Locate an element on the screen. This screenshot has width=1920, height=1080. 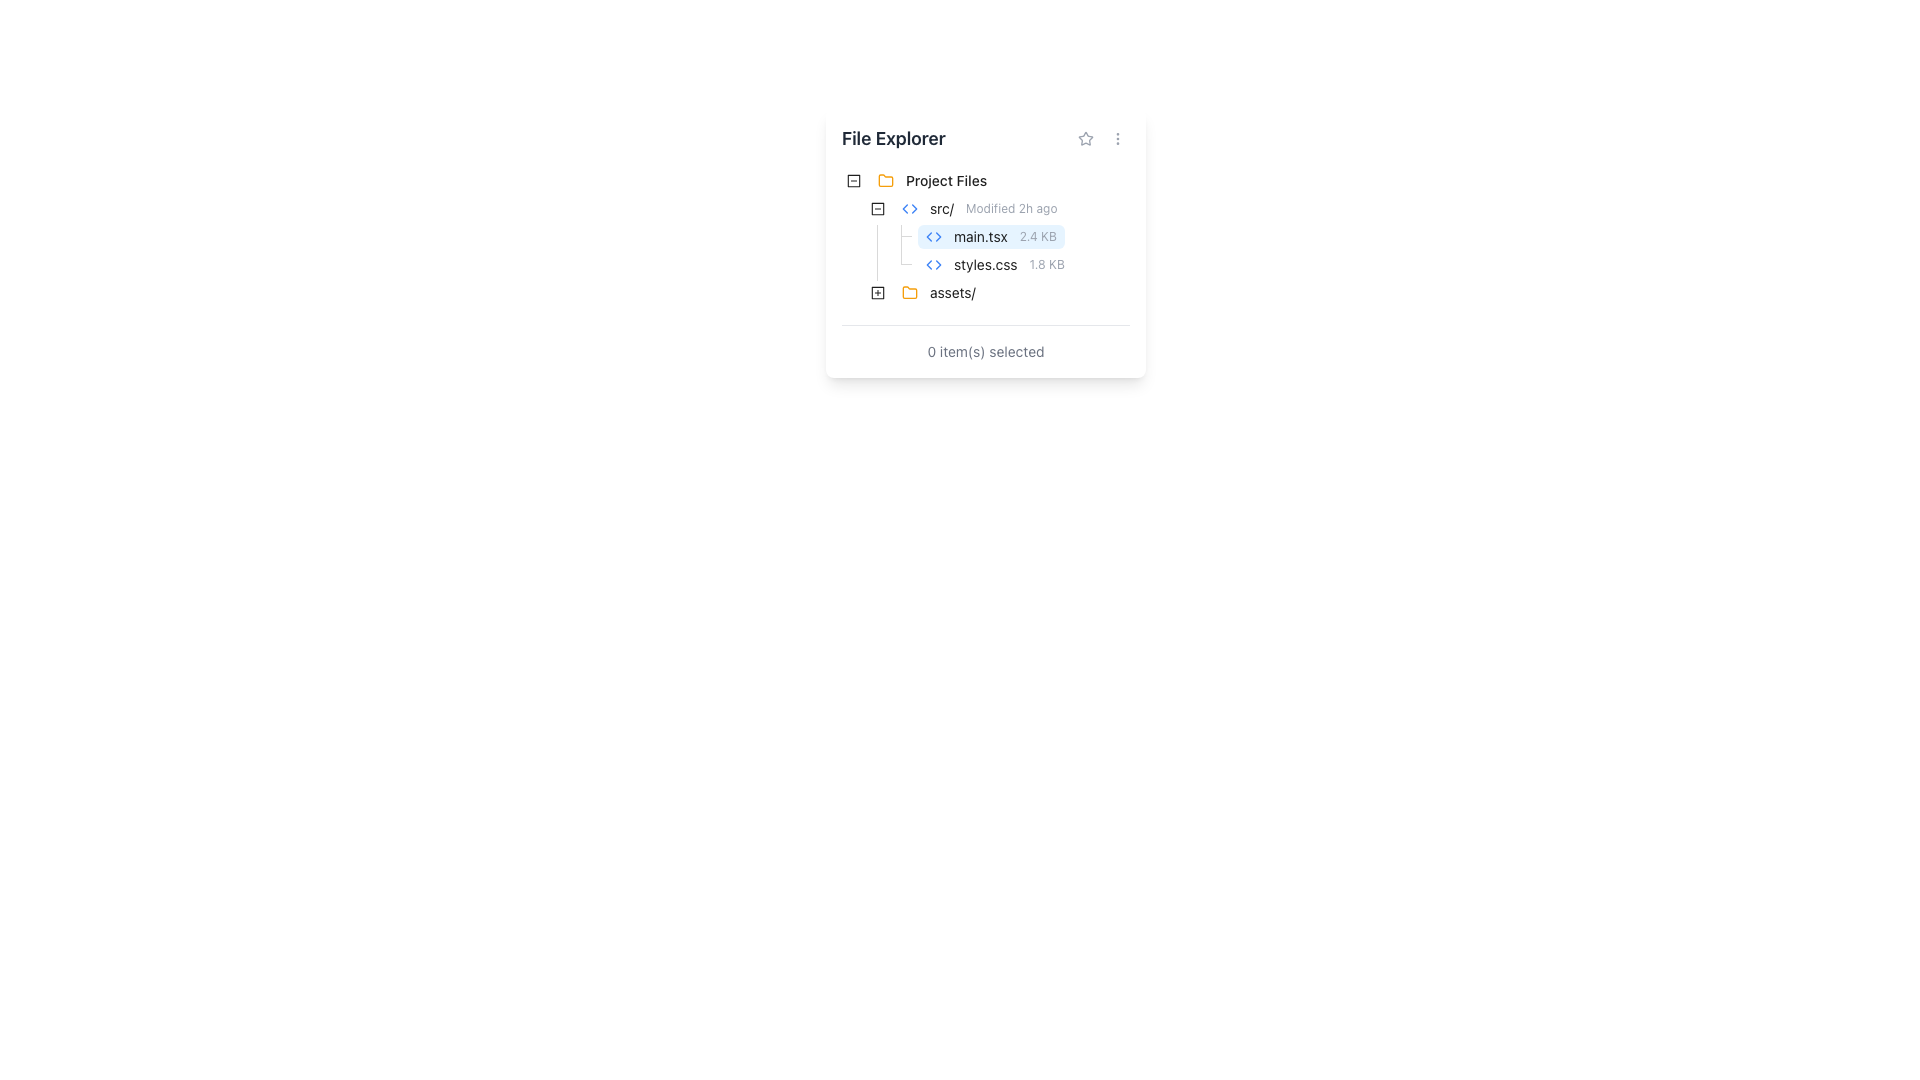
the interactive label for the 'src/' folder, which is styled with a blue and bold font, located in the file tree under 'Project Files' is located at coordinates (979, 208).